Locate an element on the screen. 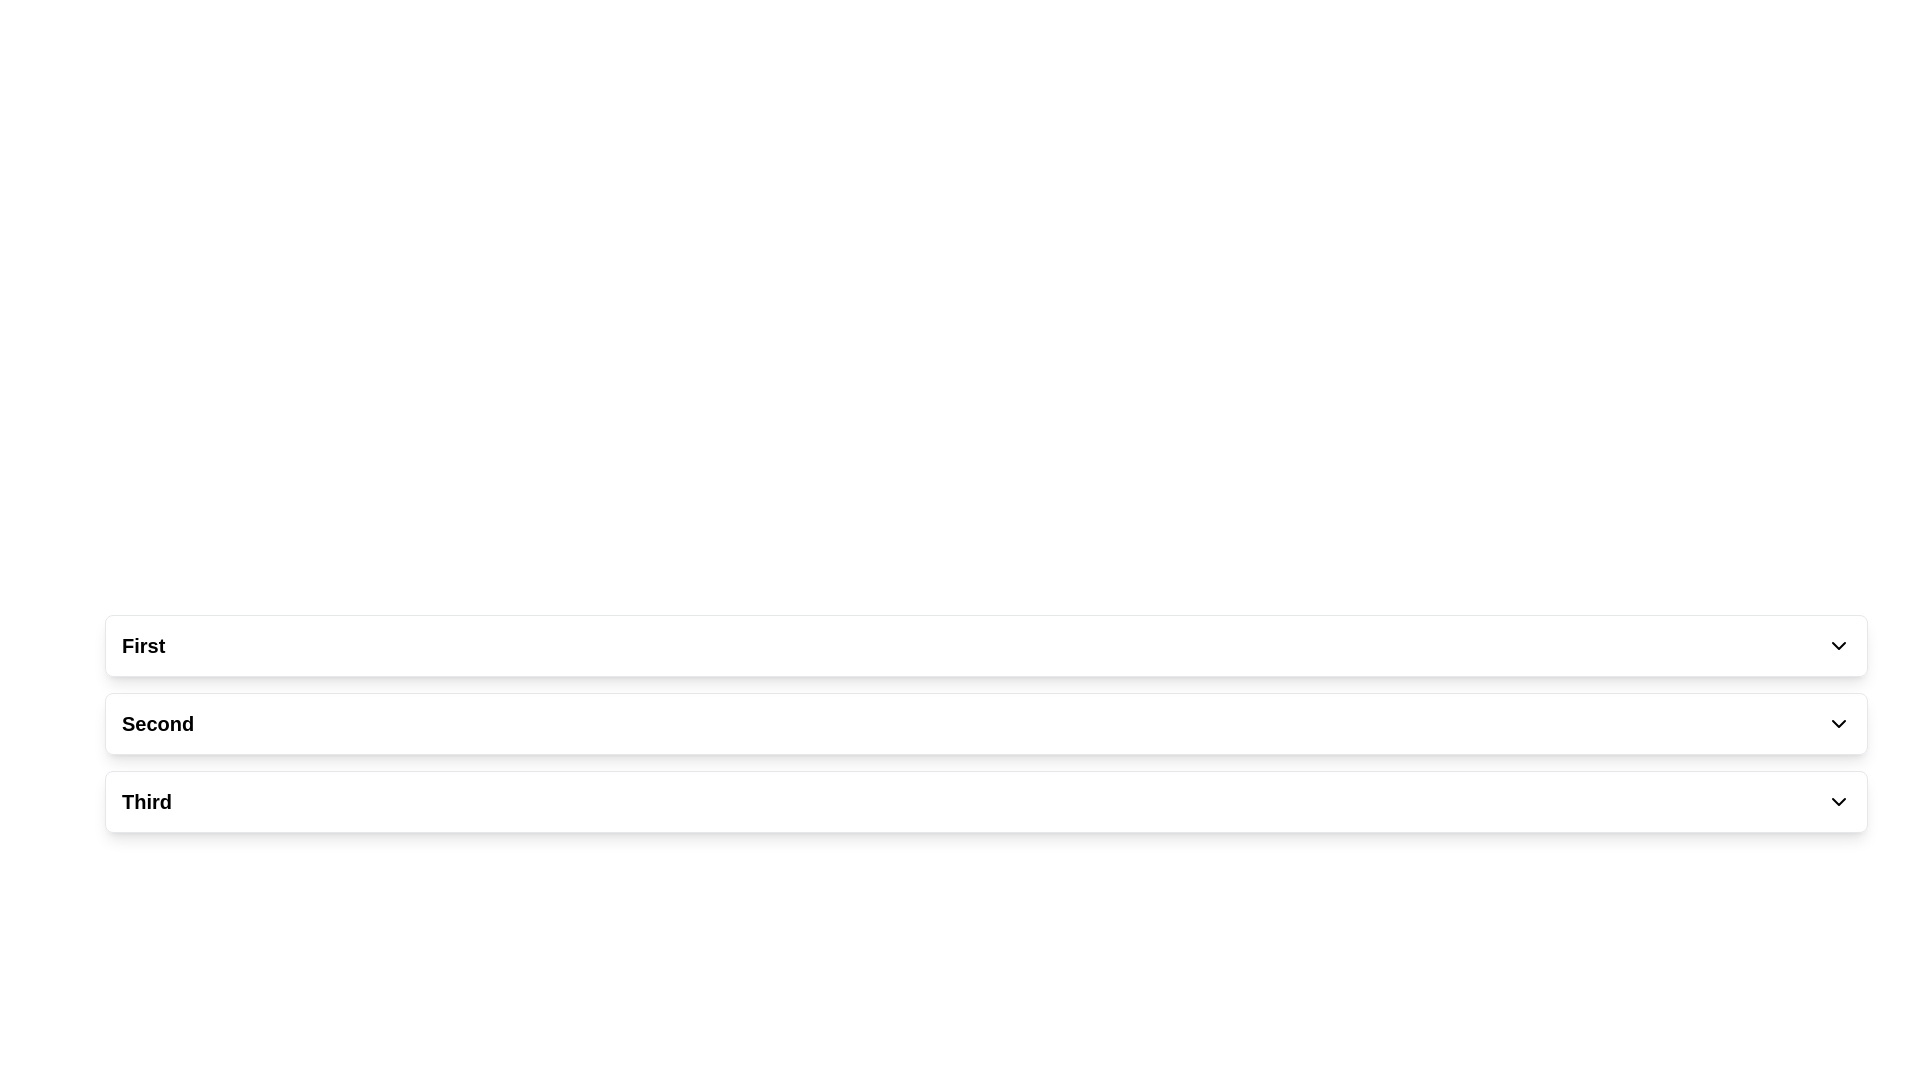  the text element displaying 'Second' in bold and larger font size, located in the second row of a vertical list between 'First' and 'Third' is located at coordinates (157, 724).